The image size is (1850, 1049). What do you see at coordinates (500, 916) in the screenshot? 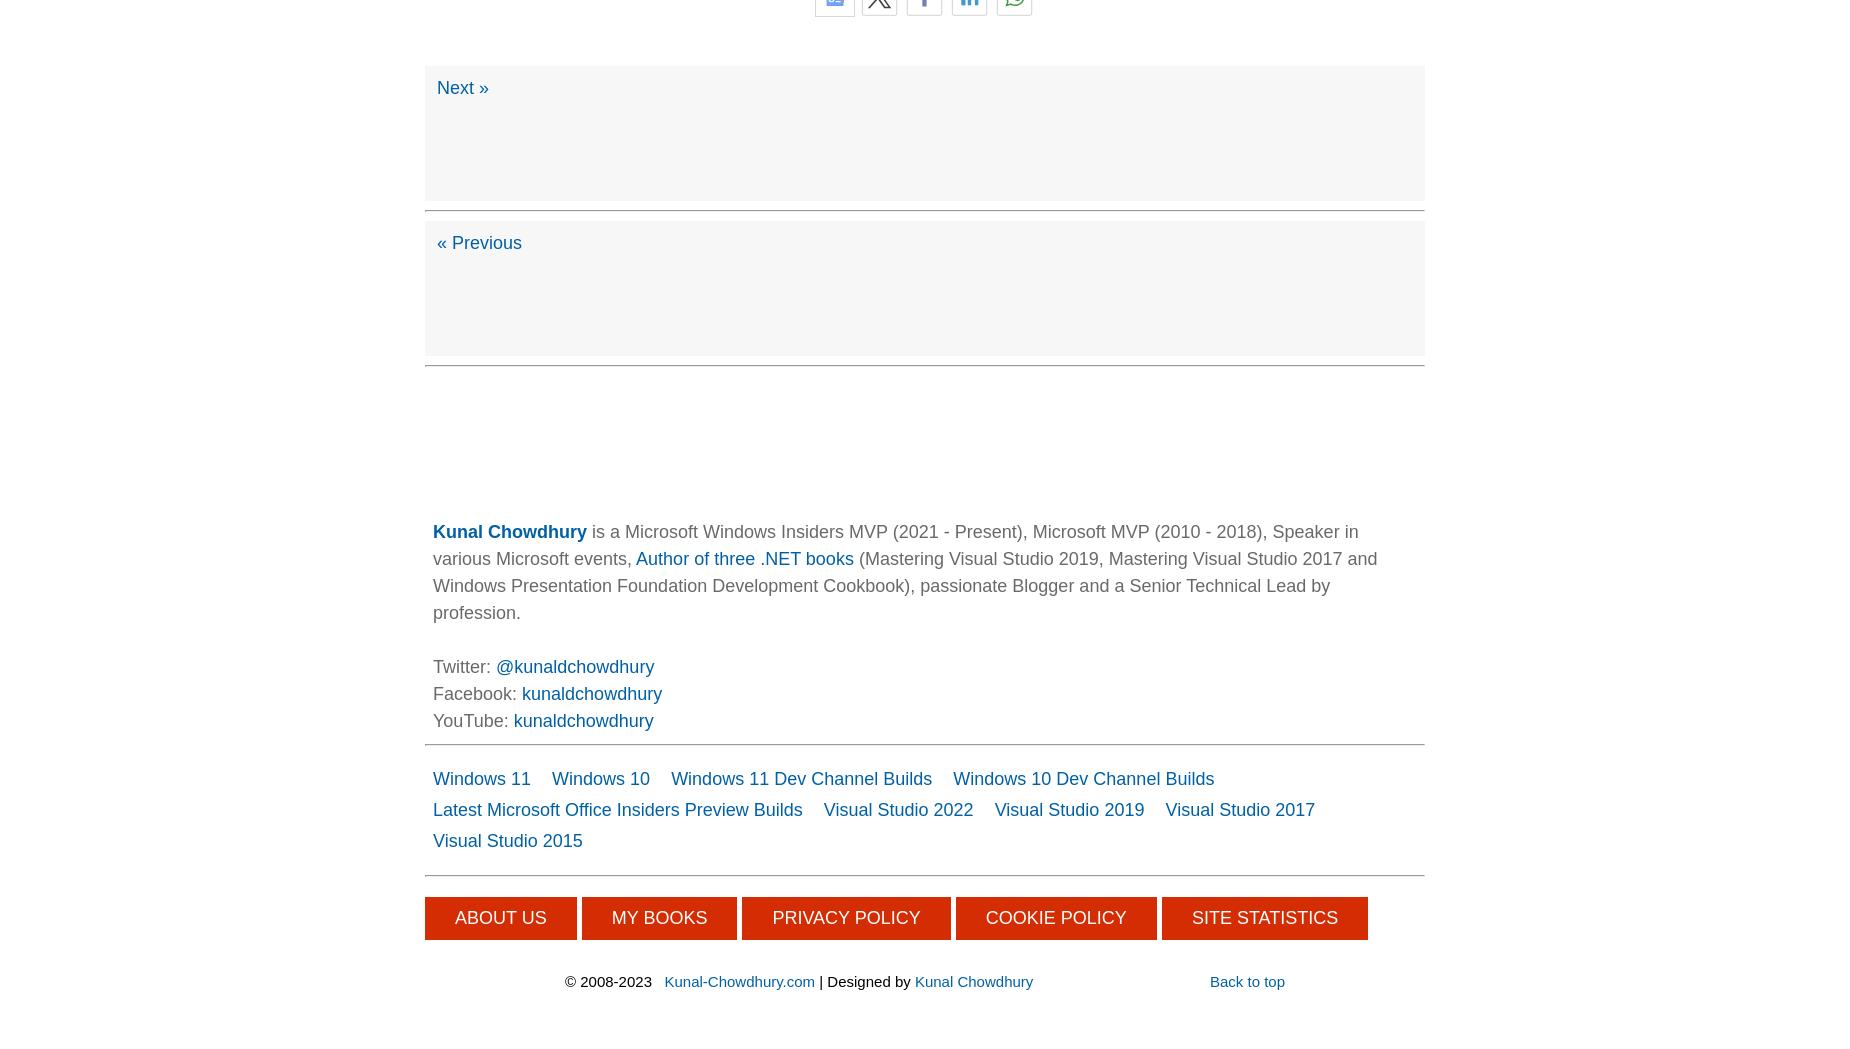
I see `'ABOUT US'` at bounding box center [500, 916].